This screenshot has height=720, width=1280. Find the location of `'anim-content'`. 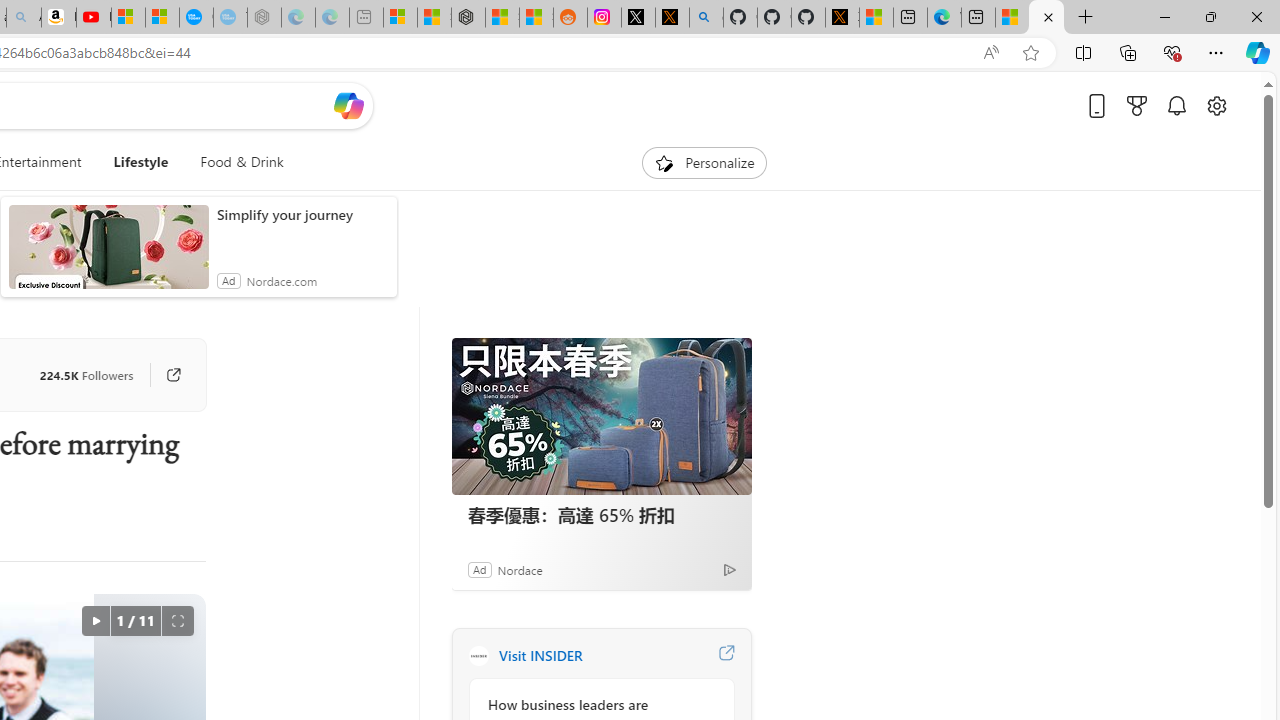

'anim-content' is located at coordinates (107, 254).